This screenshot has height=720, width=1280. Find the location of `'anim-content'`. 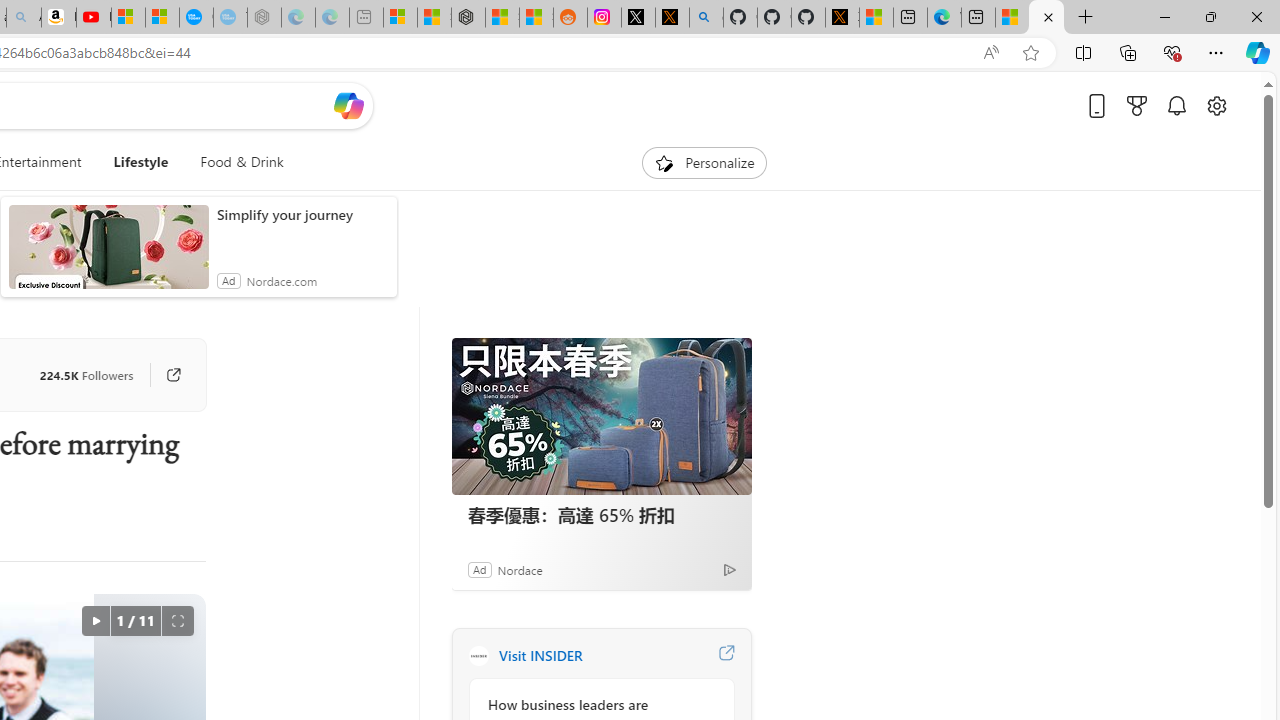

'anim-content' is located at coordinates (107, 254).